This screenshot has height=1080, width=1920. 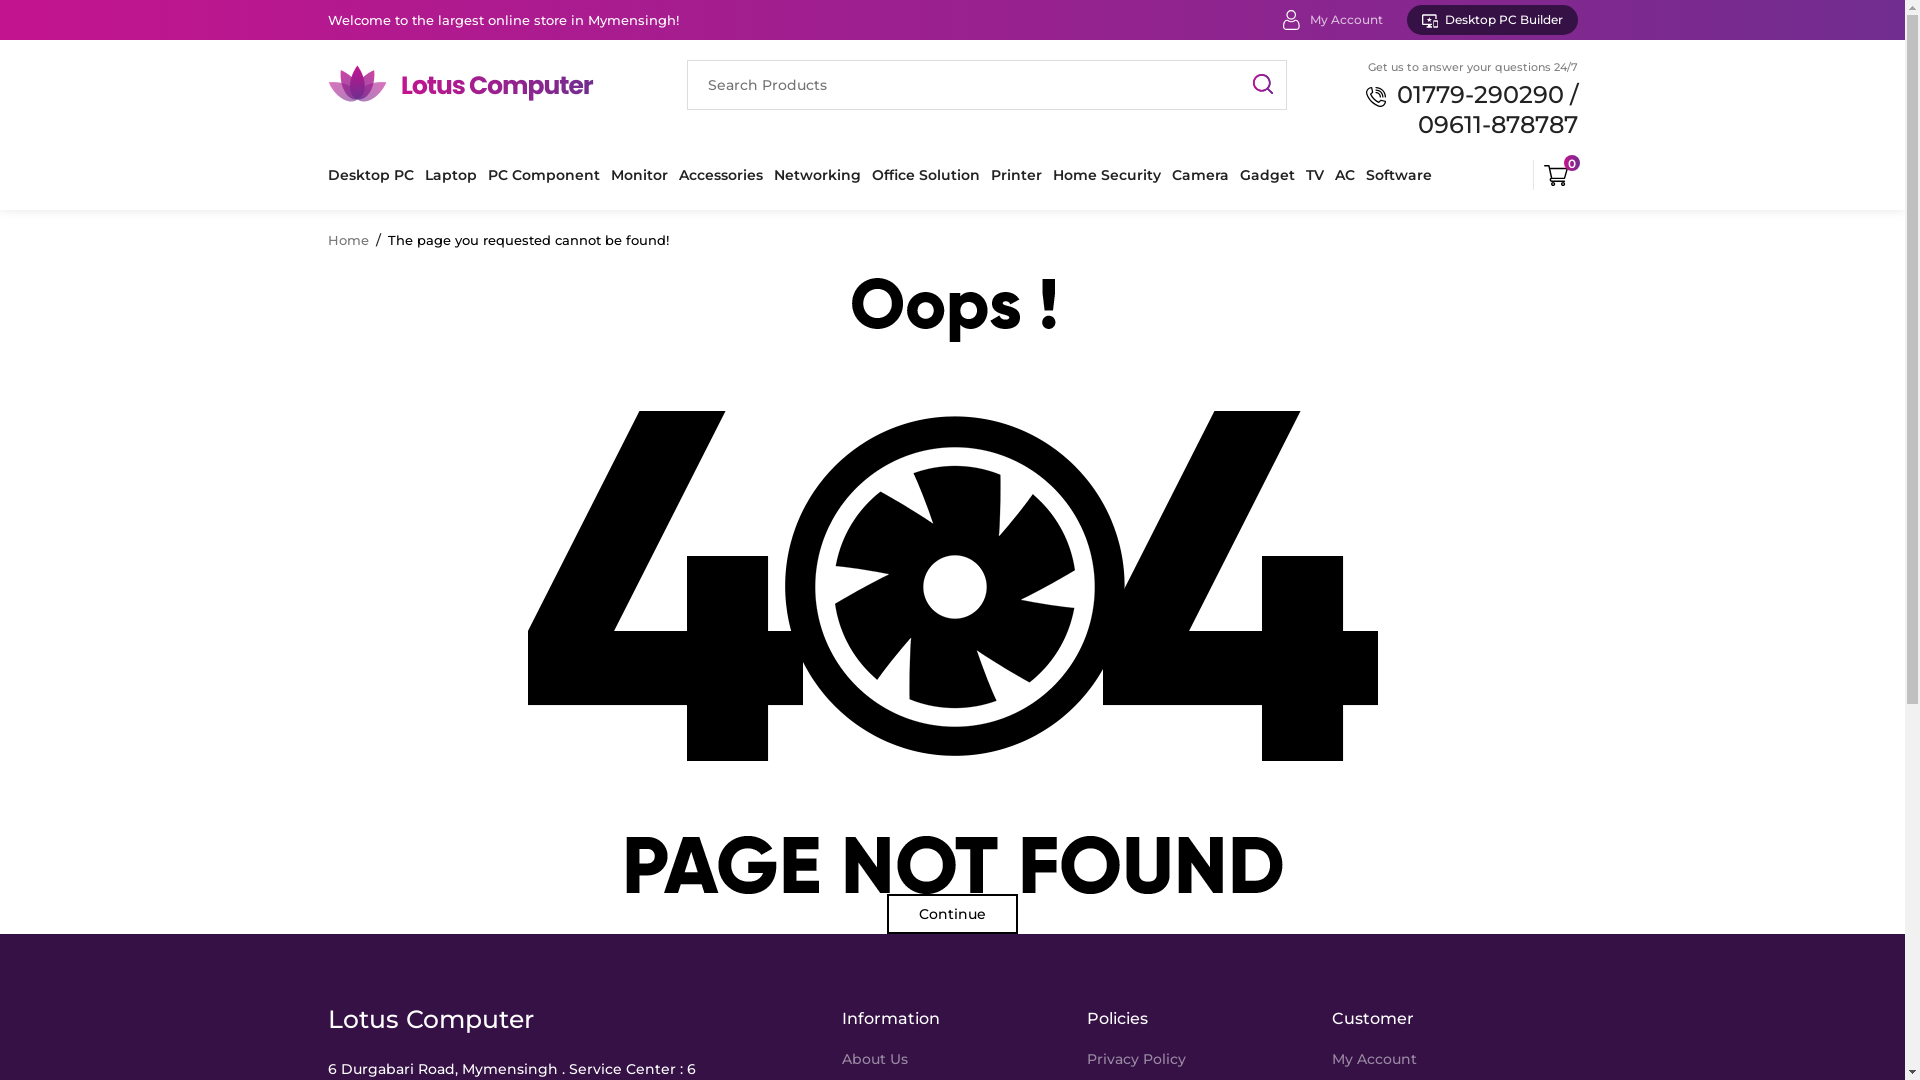 What do you see at coordinates (1310, 19) in the screenshot?
I see `'My Account'` at bounding box center [1310, 19].